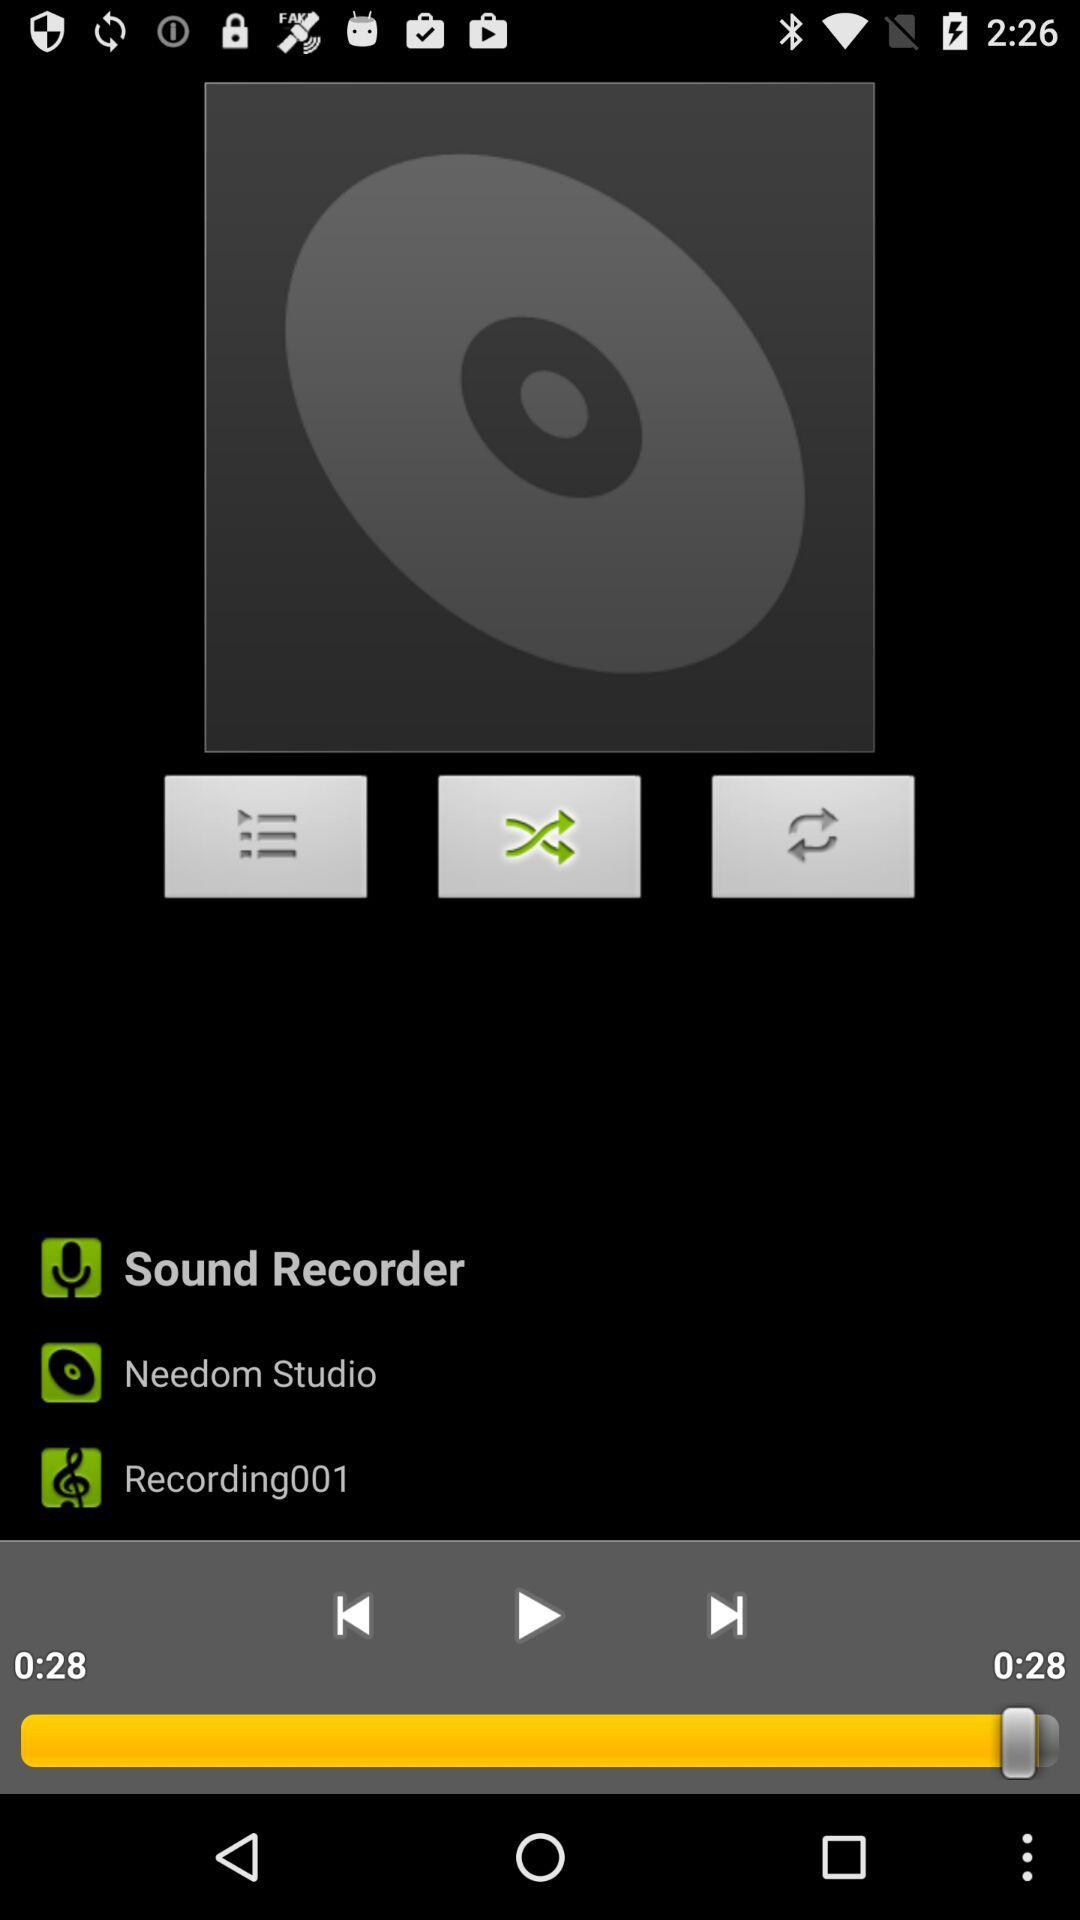  Describe the element at coordinates (540, 900) in the screenshot. I see `the close icon` at that location.